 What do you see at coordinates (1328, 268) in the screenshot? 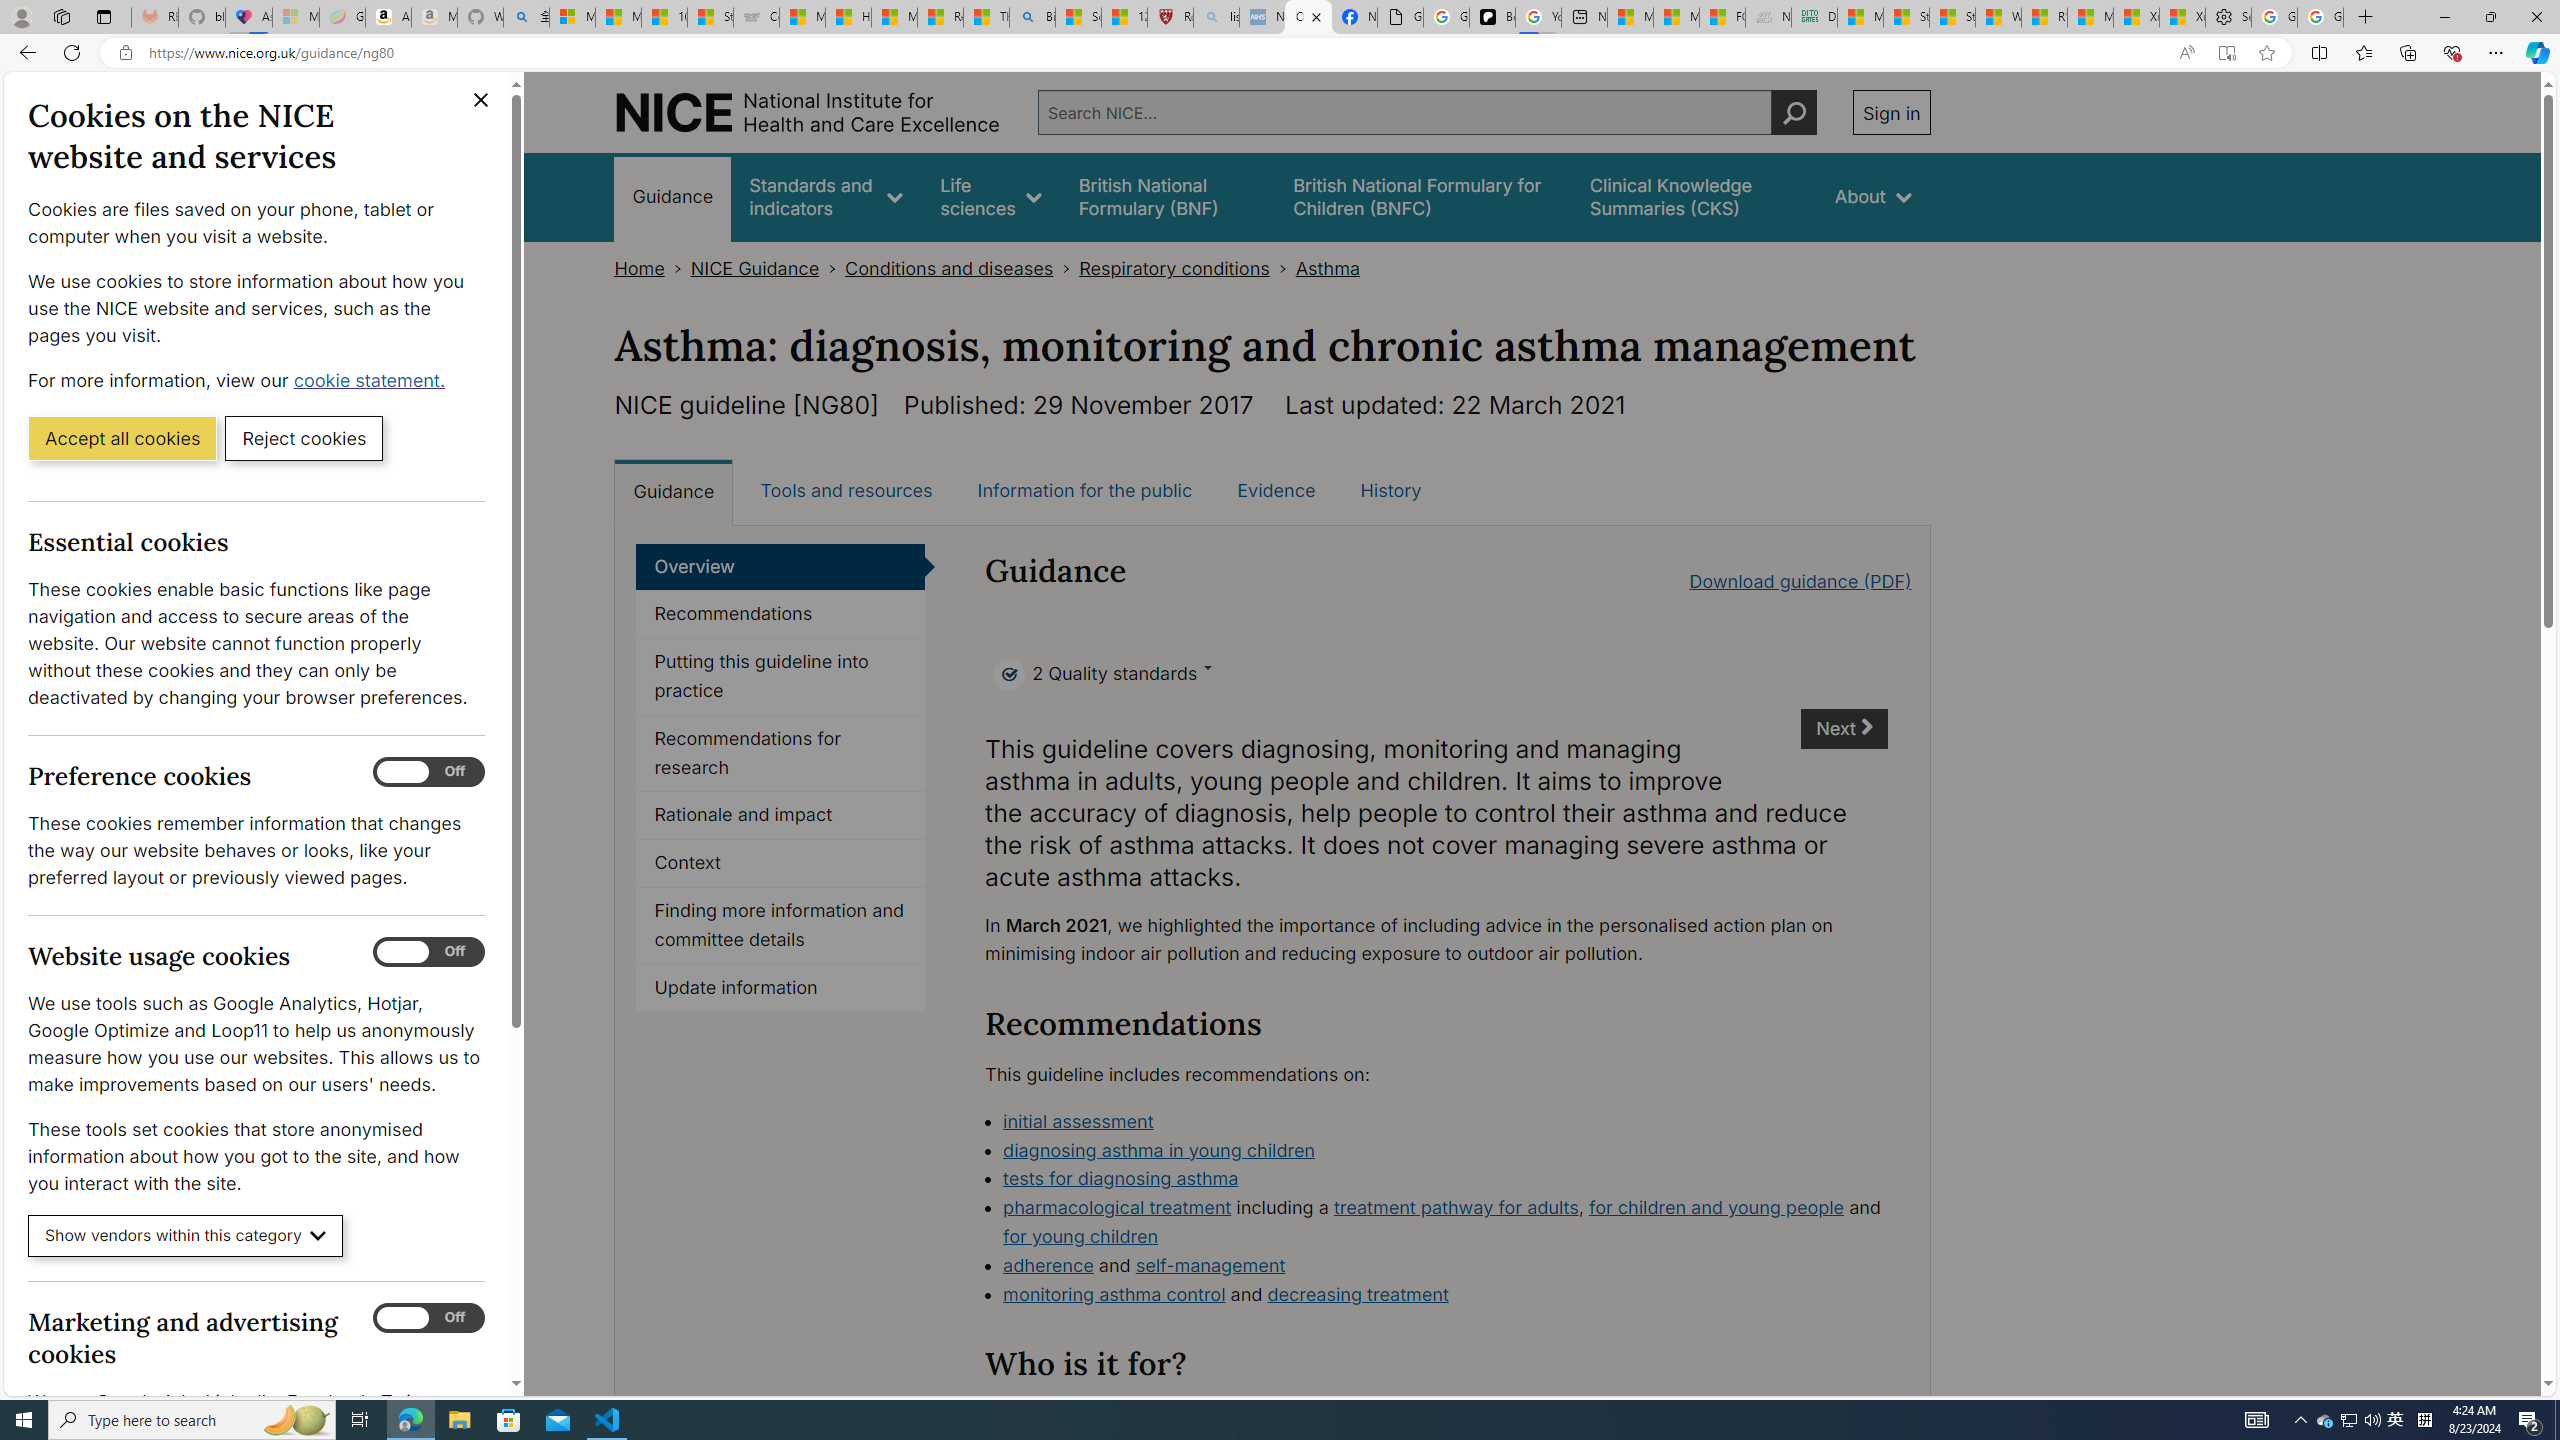
I see `'Asthma'` at bounding box center [1328, 268].